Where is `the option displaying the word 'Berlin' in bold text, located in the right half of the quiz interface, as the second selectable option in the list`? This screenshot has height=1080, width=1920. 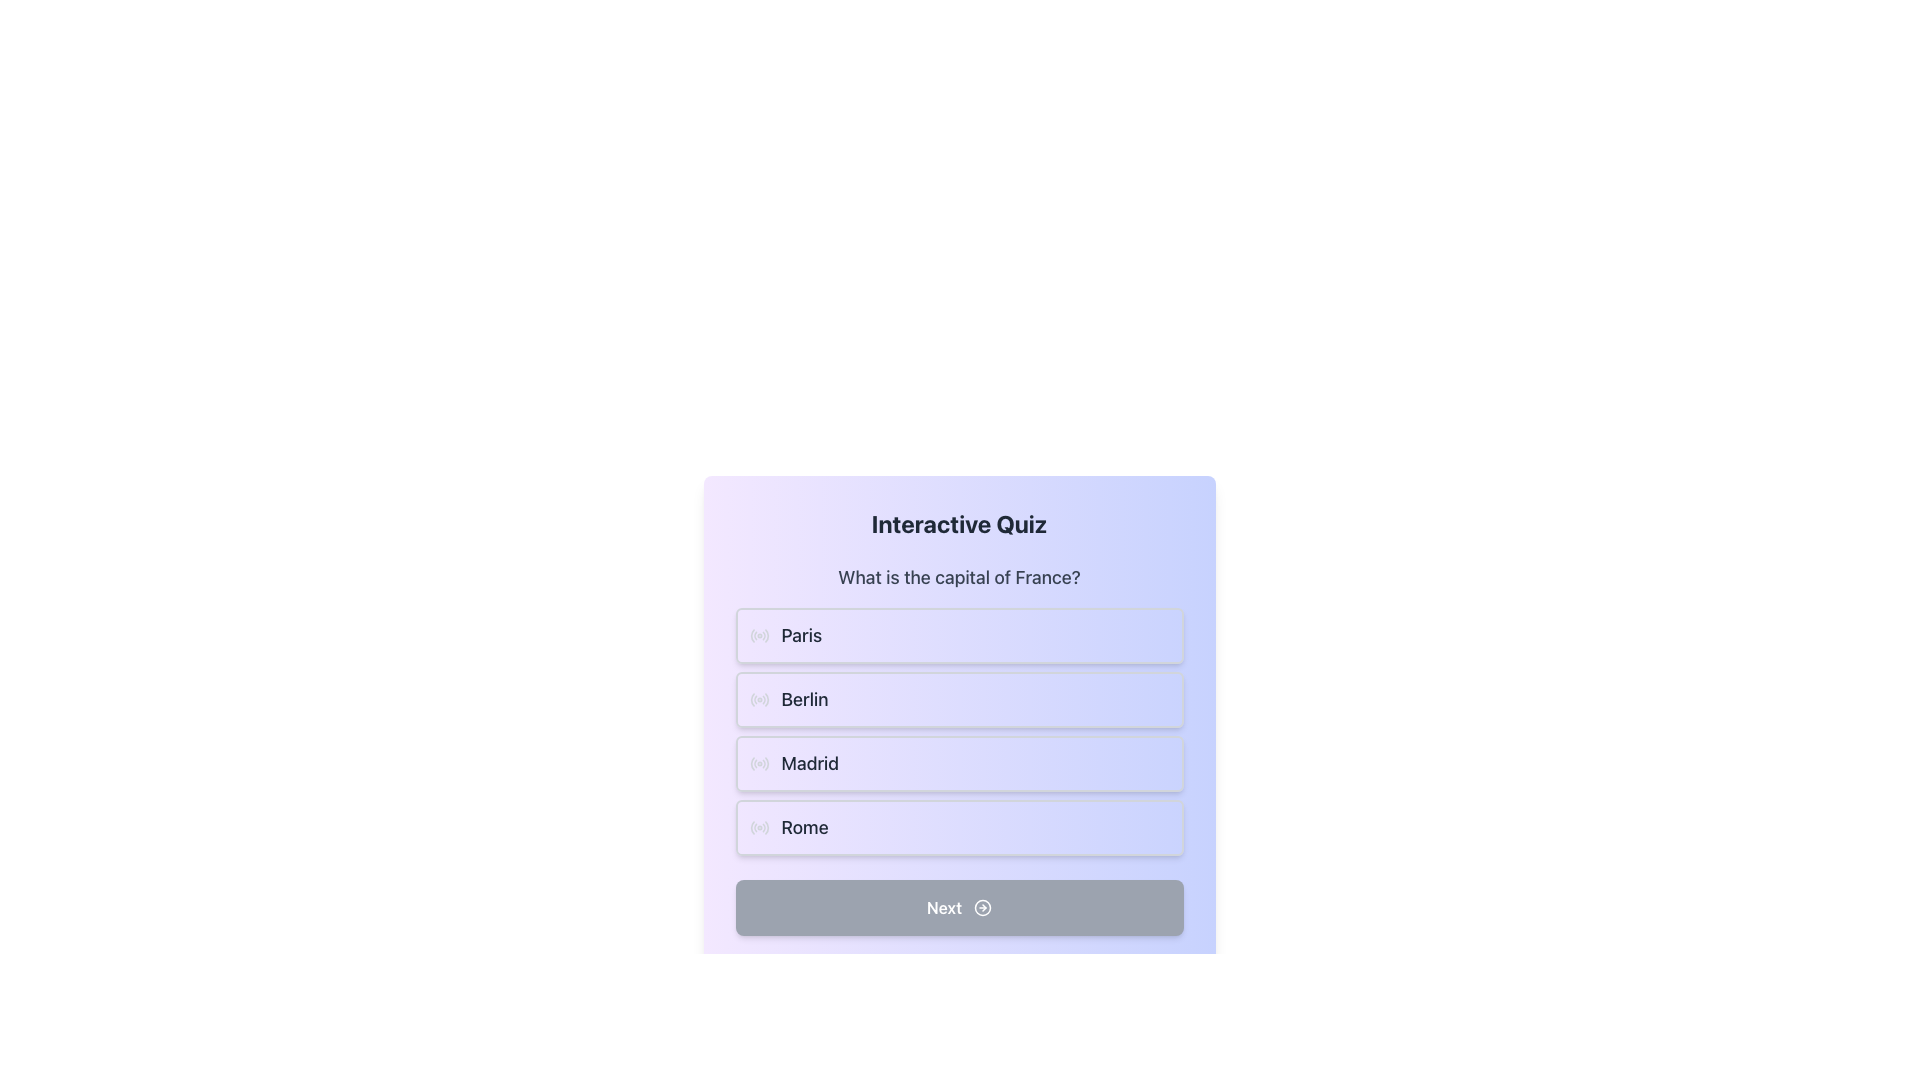
the option displaying the word 'Berlin' in bold text, located in the right half of the quiz interface, as the second selectable option in the list is located at coordinates (805, 698).